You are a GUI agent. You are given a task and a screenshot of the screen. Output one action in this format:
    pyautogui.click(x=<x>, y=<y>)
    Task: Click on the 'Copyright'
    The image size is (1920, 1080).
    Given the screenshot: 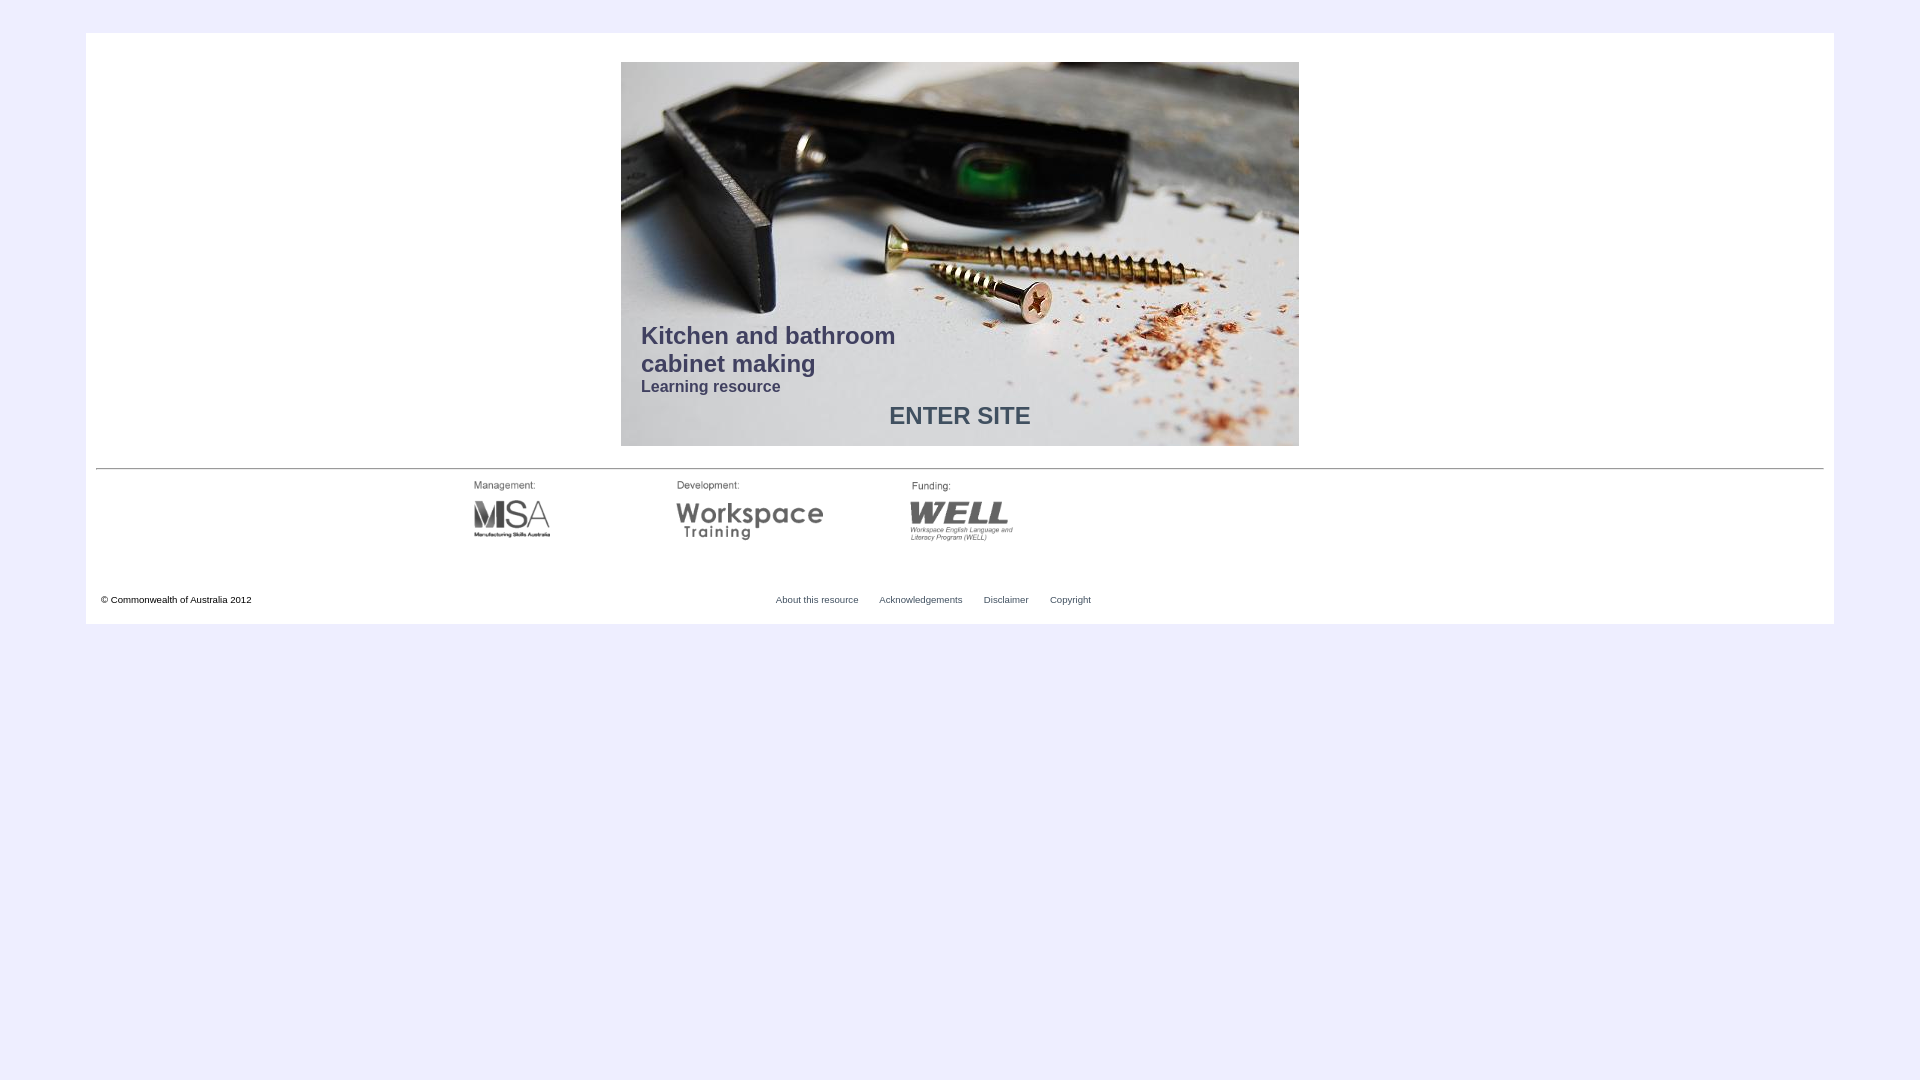 What is the action you would take?
    pyautogui.click(x=1069, y=598)
    